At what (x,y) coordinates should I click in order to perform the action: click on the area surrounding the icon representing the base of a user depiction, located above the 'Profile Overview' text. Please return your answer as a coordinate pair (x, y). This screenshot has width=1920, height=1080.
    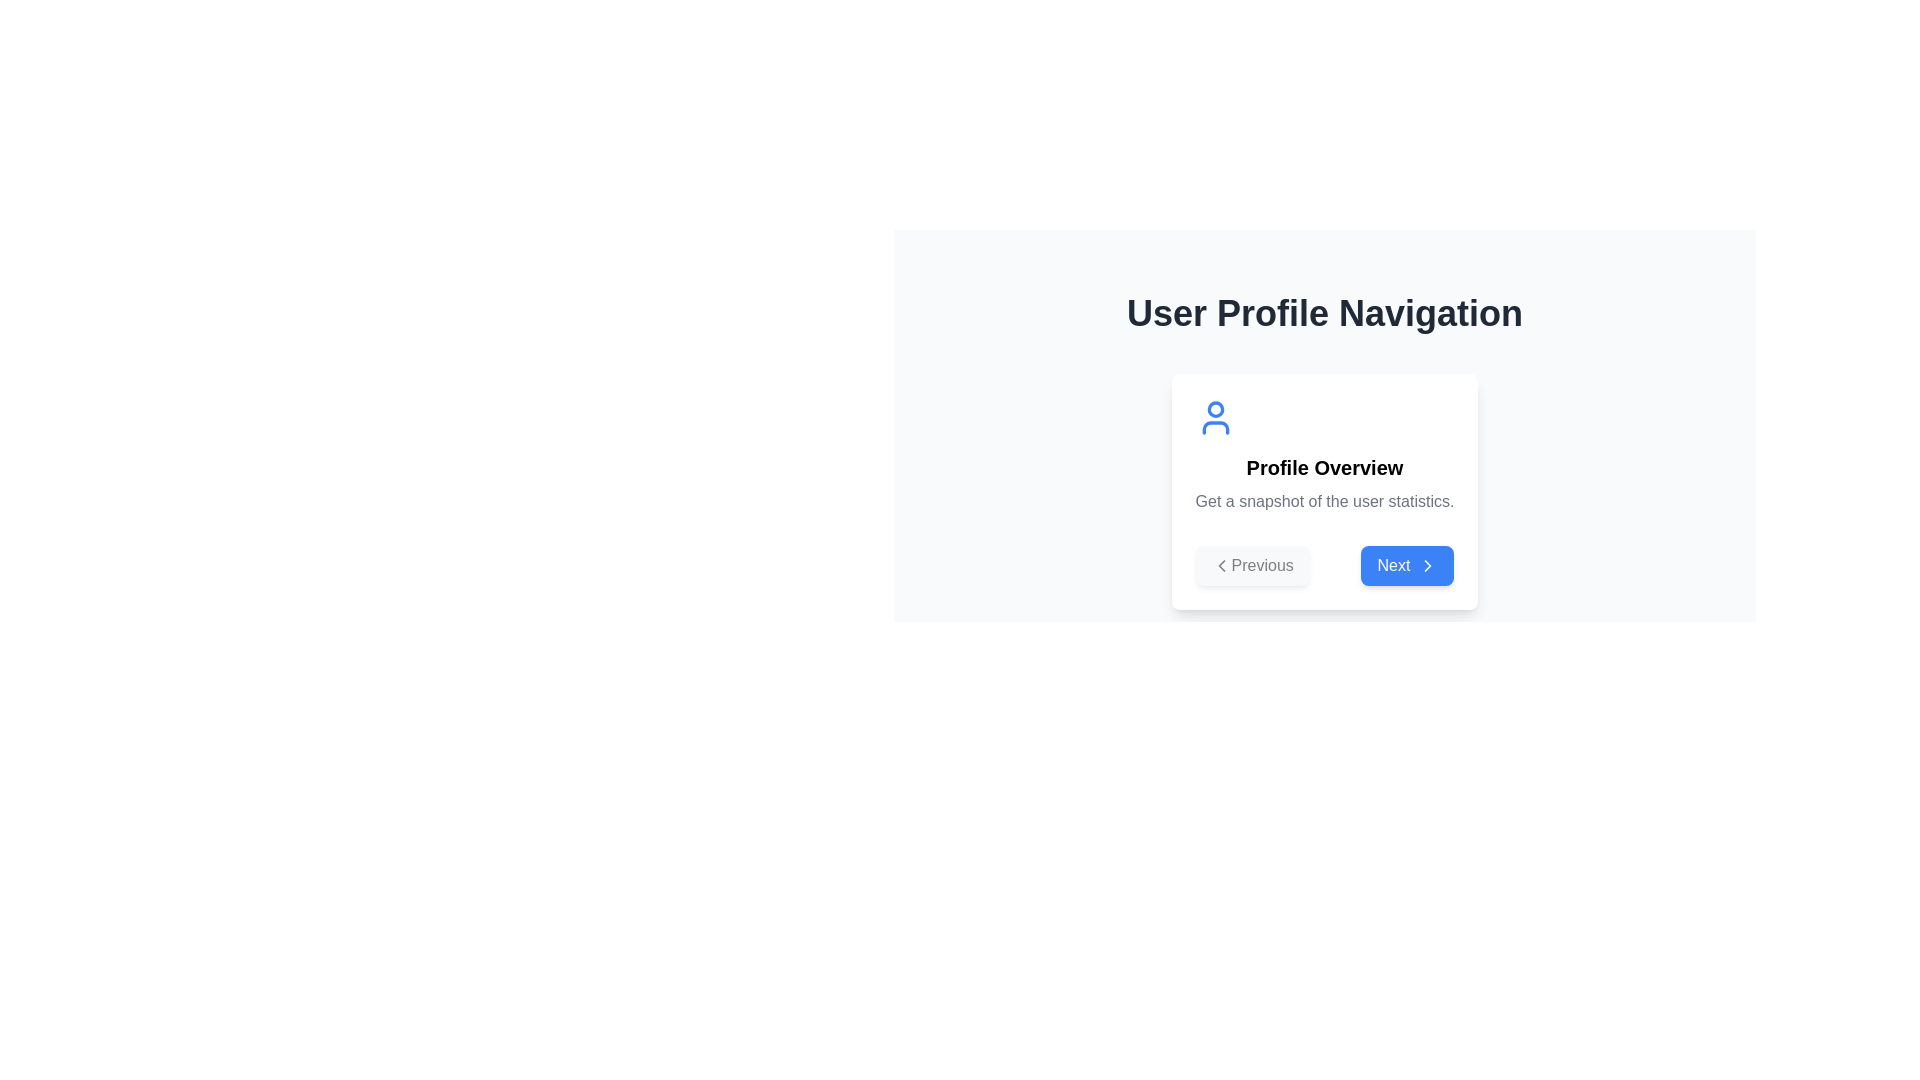
    Looking at the image, I should click on (1214, 427).